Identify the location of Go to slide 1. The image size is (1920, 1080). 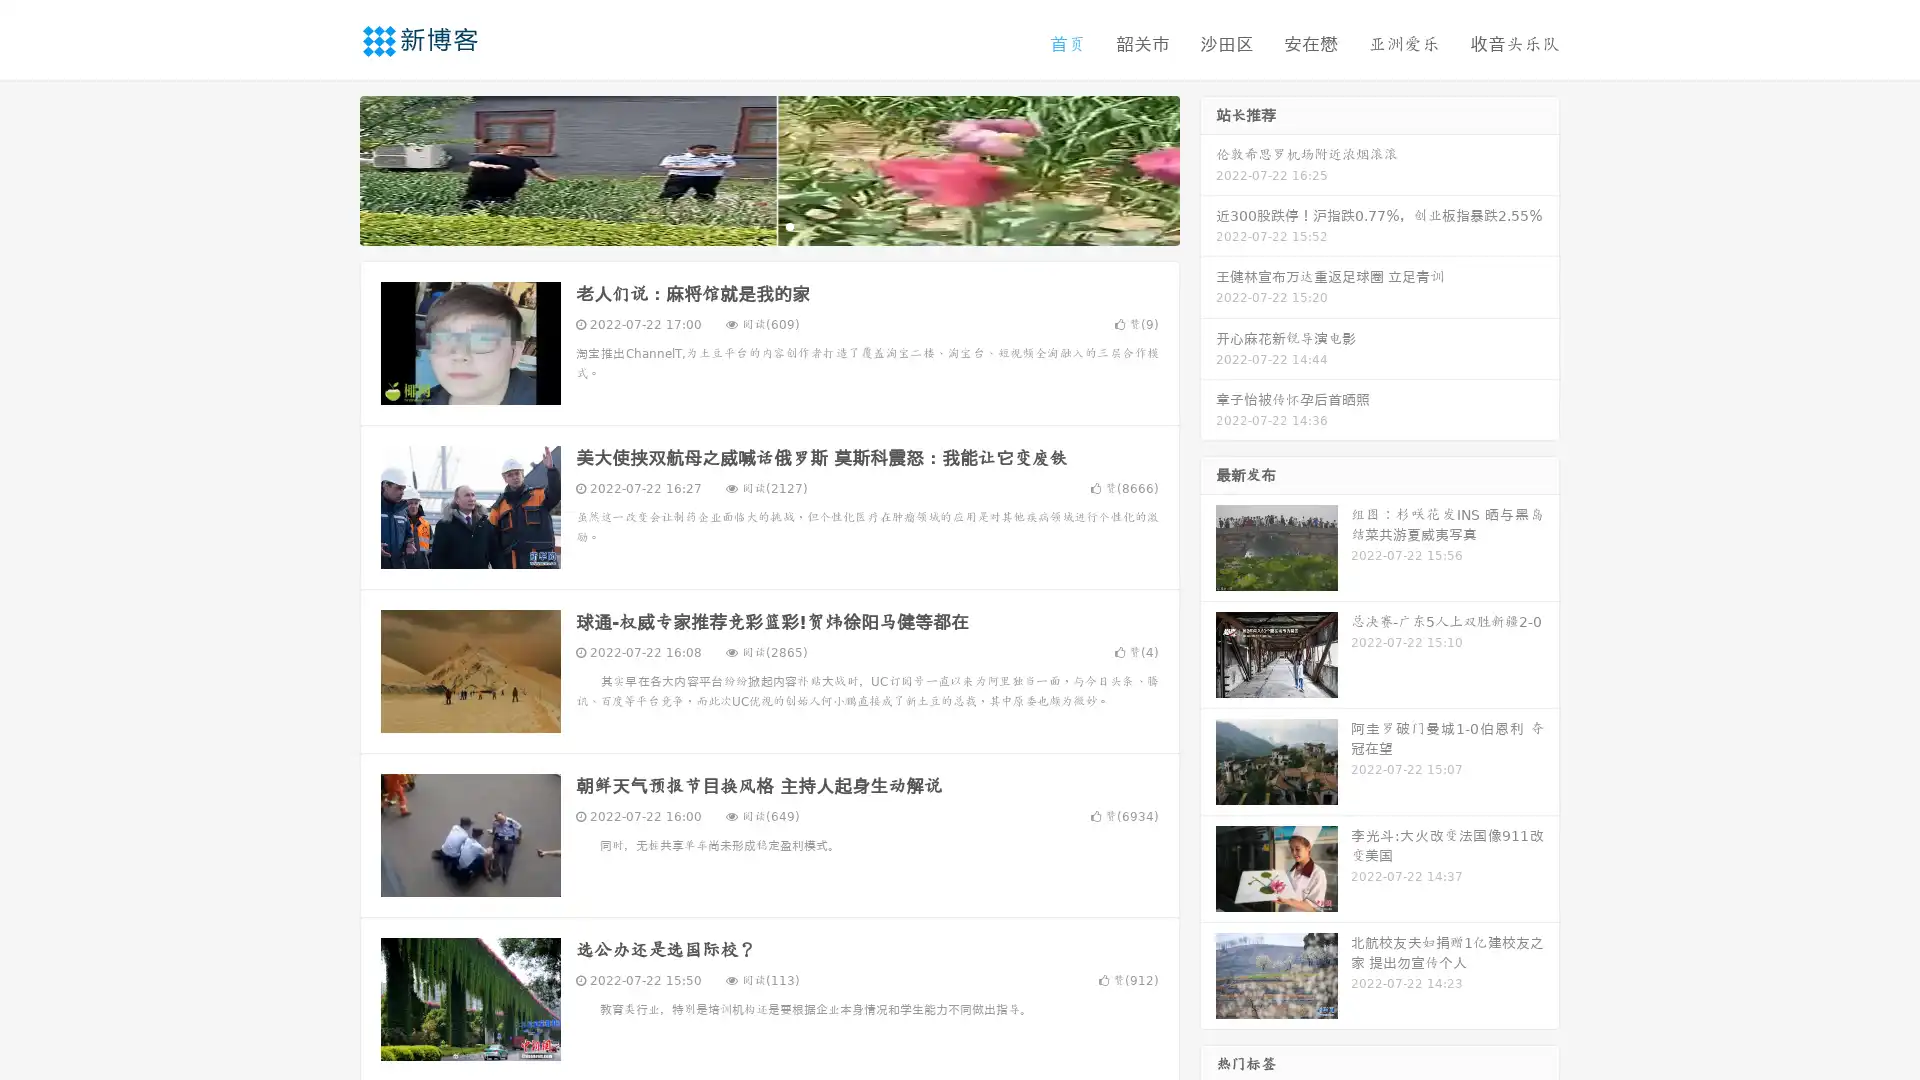
(748, 225).